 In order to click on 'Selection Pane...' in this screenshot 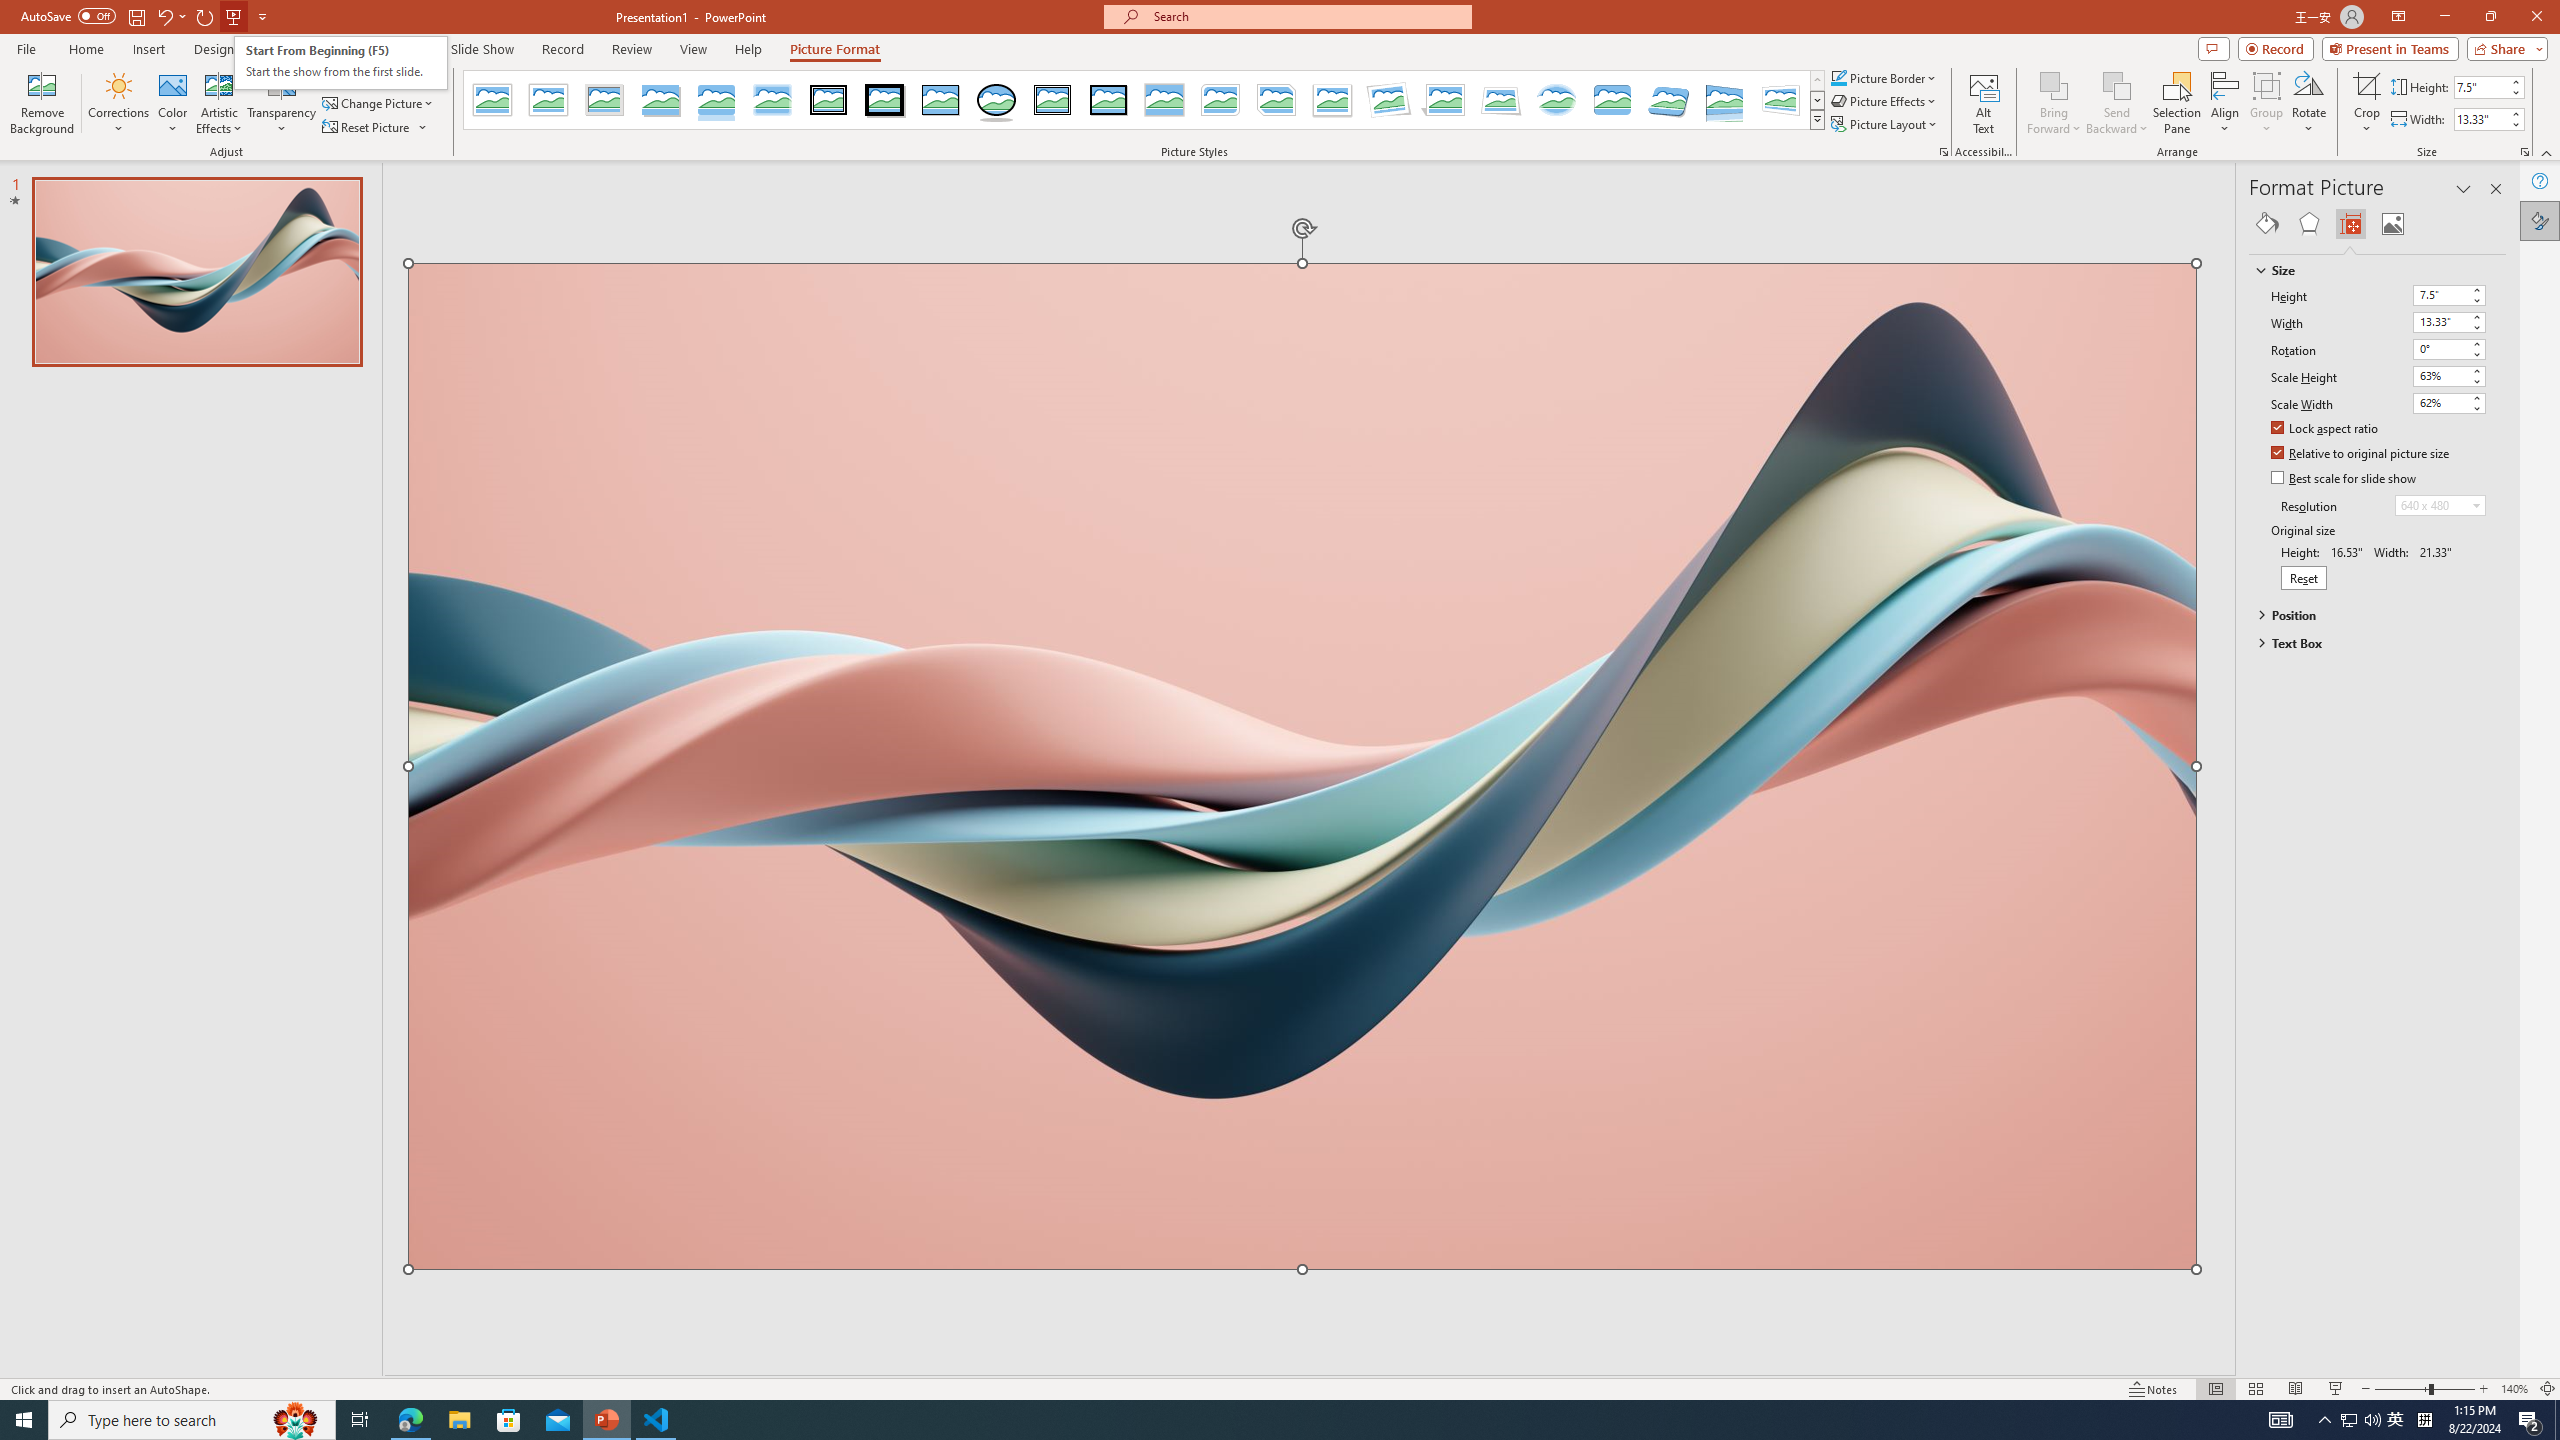, I will do `click(2176, 103)`.